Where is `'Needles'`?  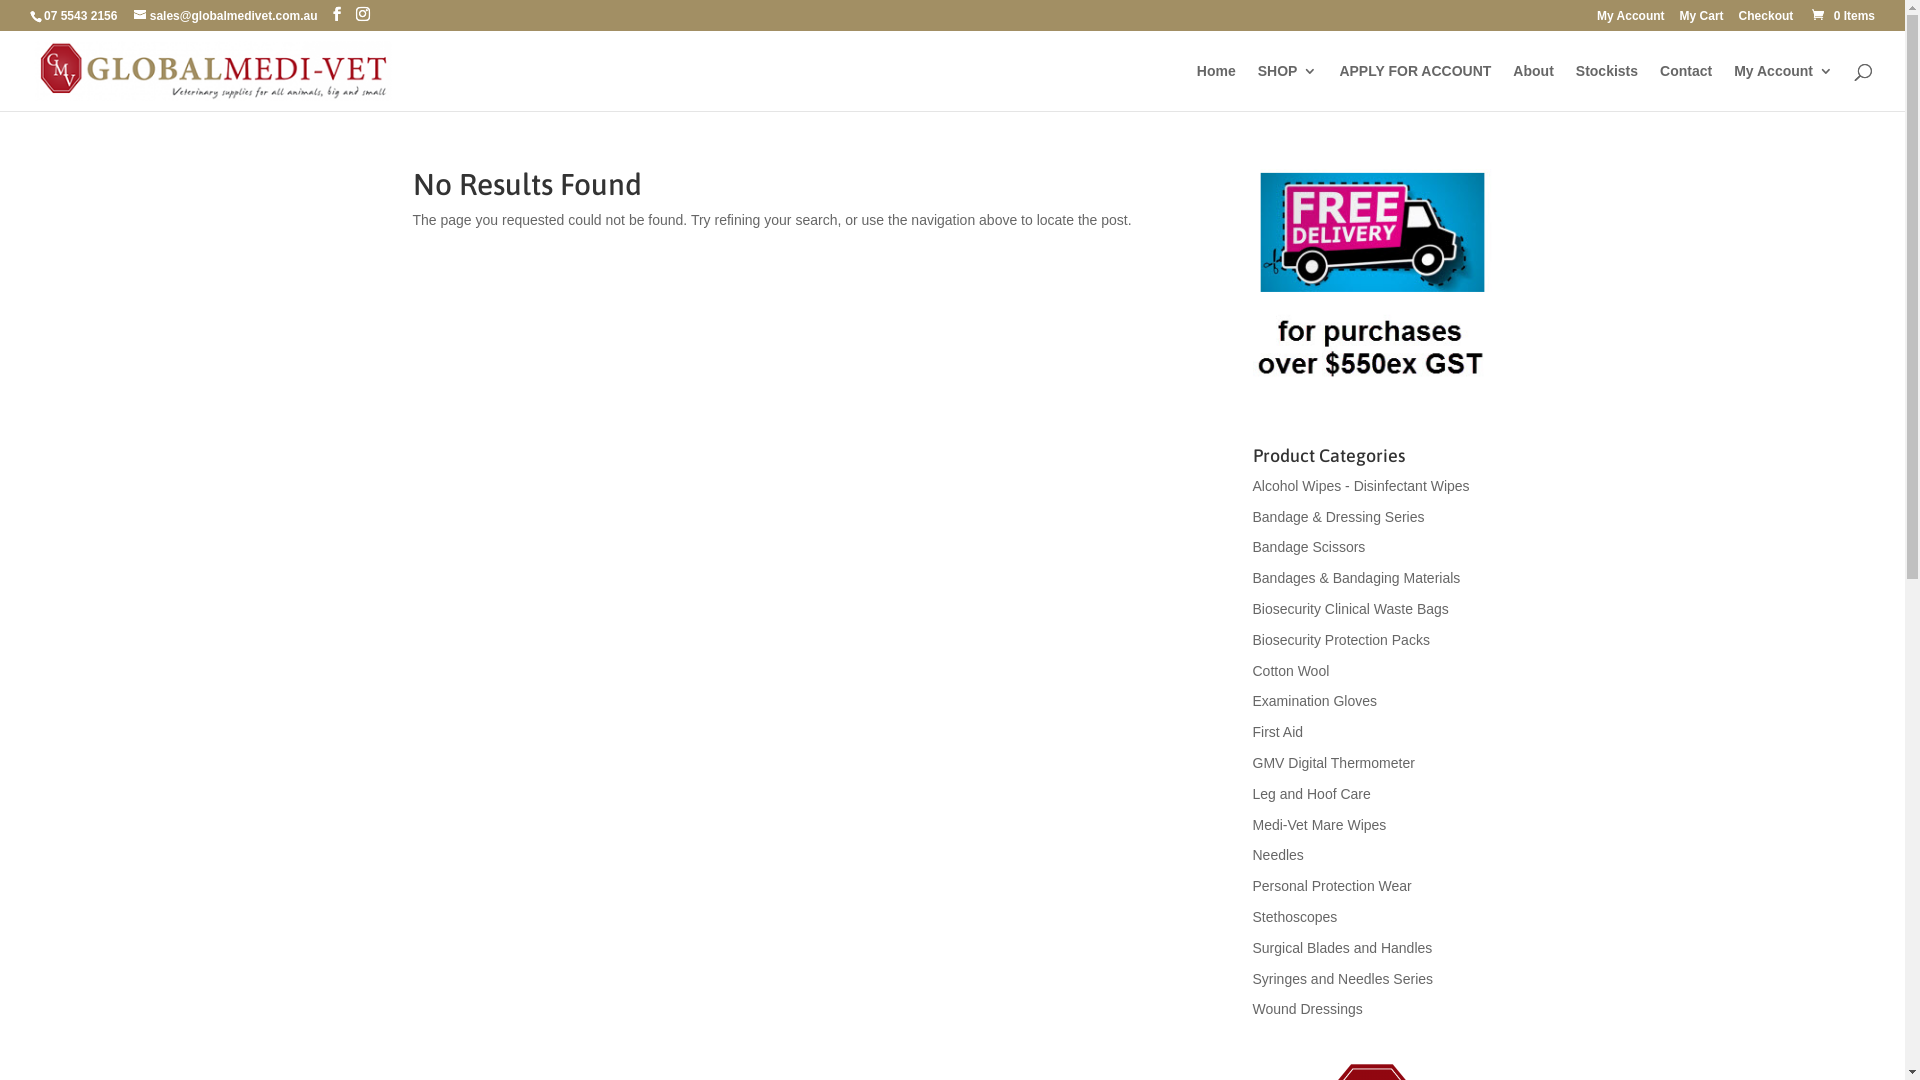
'Needles' is located at coordinates (1251, 855).